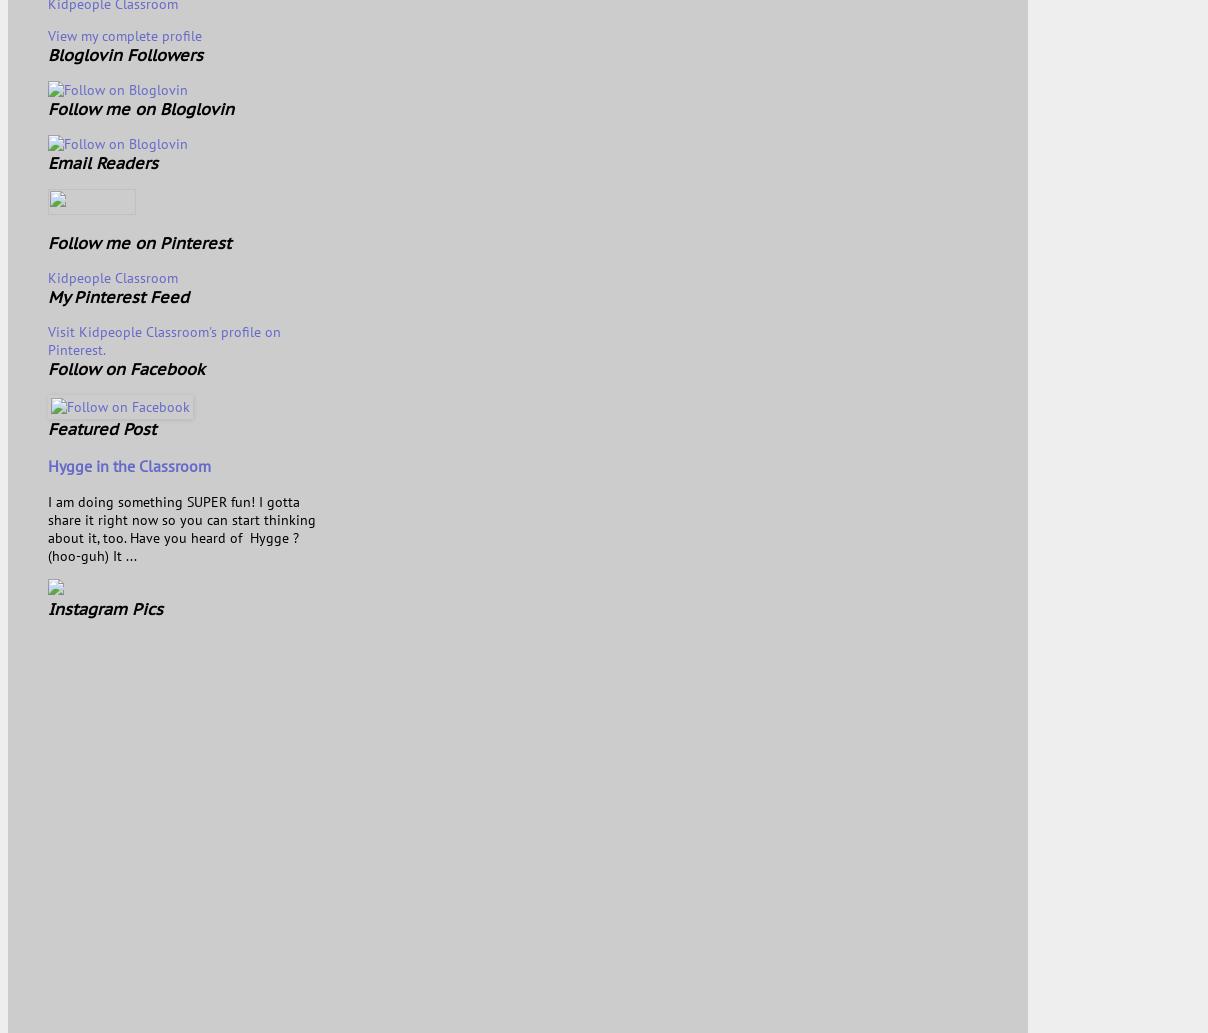 Image resolution: width=1208 pixels, height=1033 pixels. Describe the element at coordinates (100, 427) in the screenshot. I see `'Featured Post'` at that location.